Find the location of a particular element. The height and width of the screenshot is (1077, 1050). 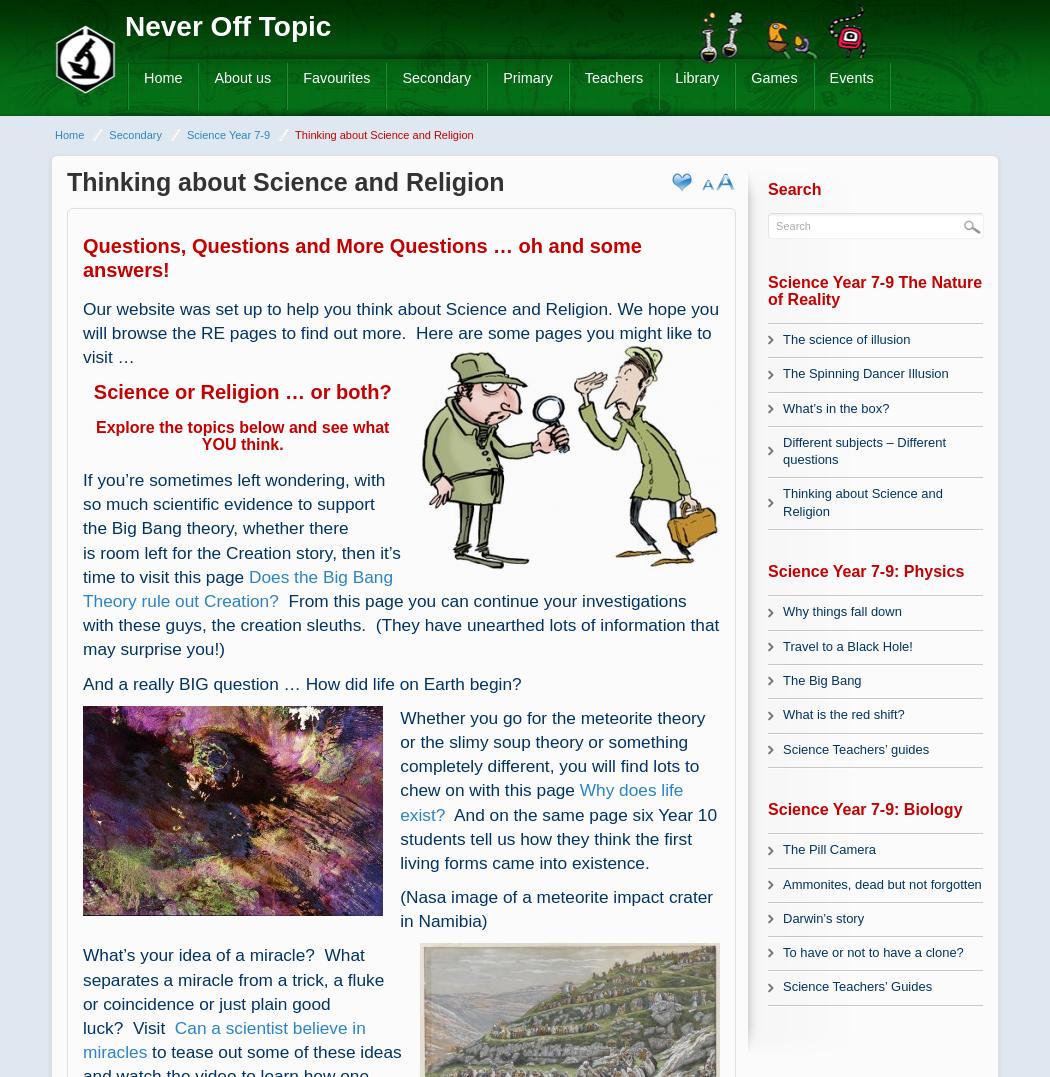

'If you’re sometimes left wondering, with so much scientific evidence to support the Big Bang theory, whether there is room left for the Creation story, then it’s time to visit this page' is located at coordinates (241, 527).